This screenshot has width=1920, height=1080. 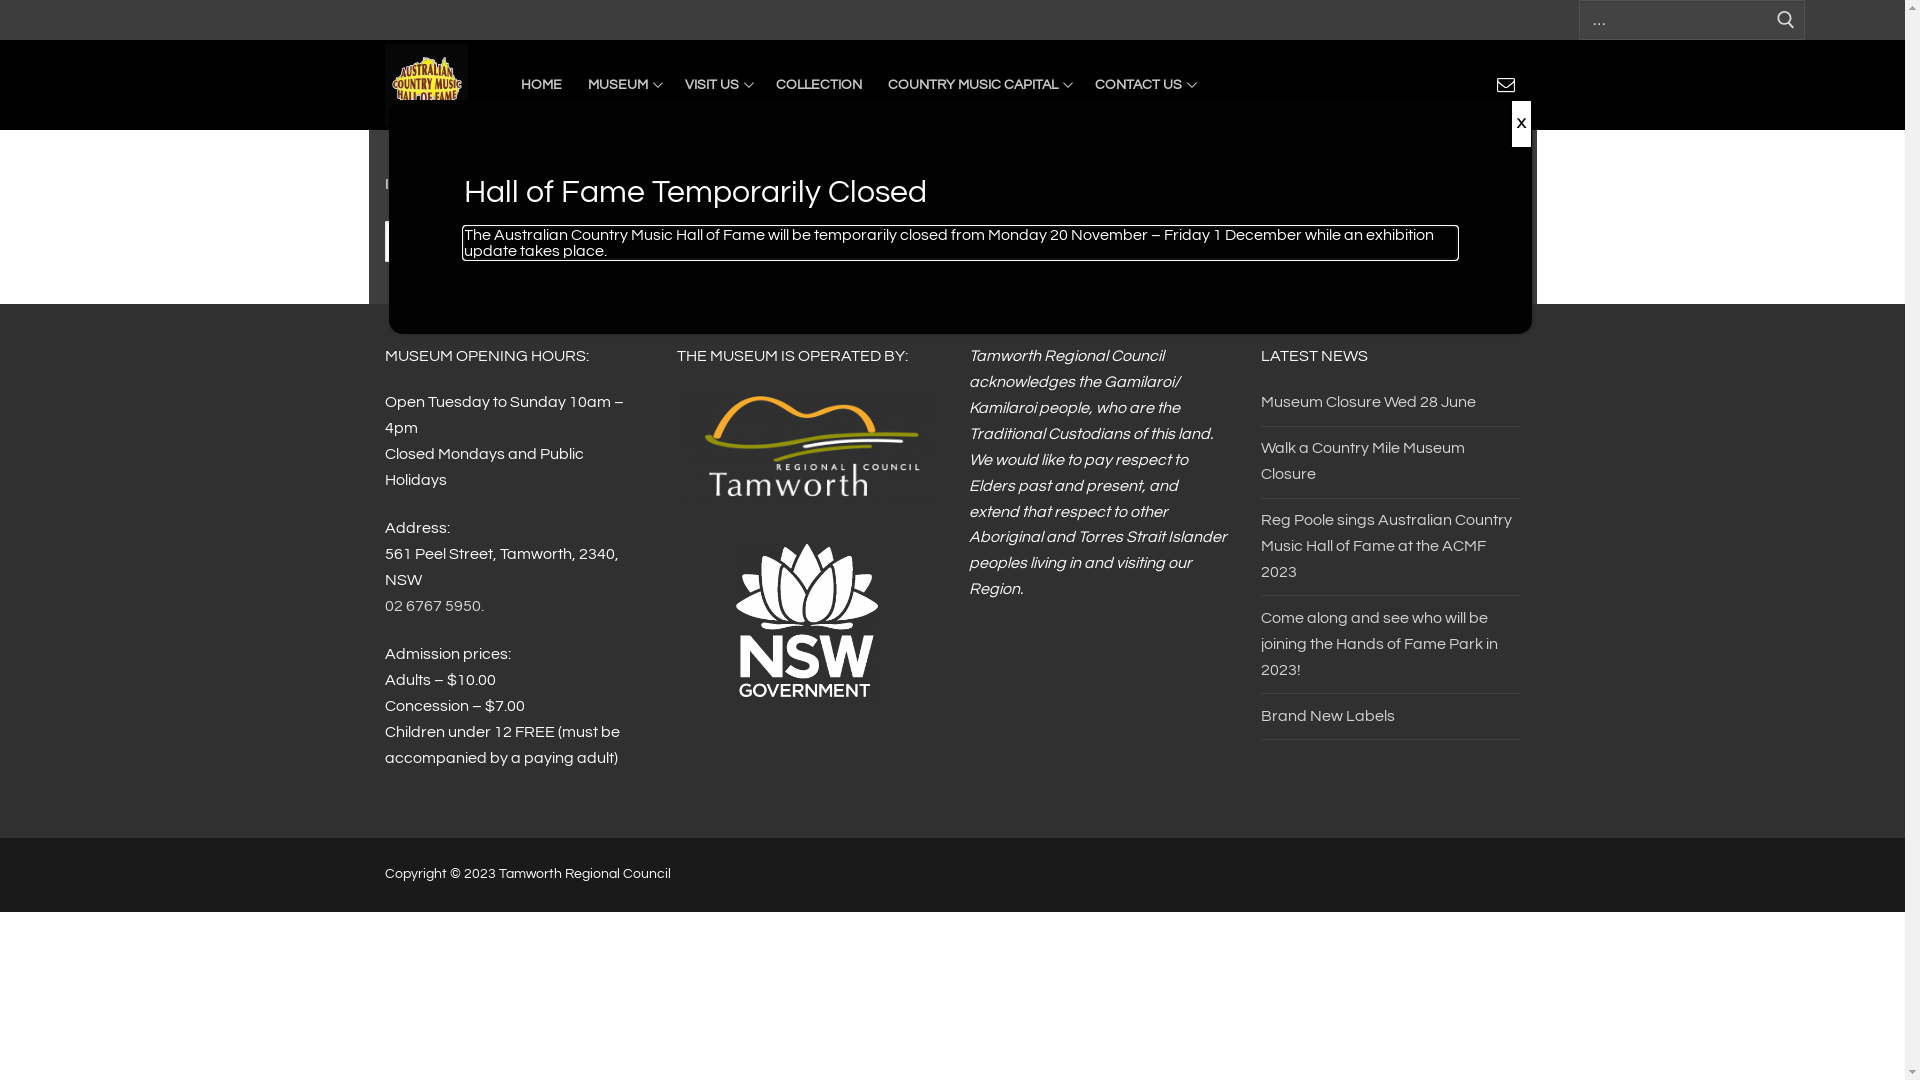 I want to click on 'CONTACT US, so click(x=1143, y=84).